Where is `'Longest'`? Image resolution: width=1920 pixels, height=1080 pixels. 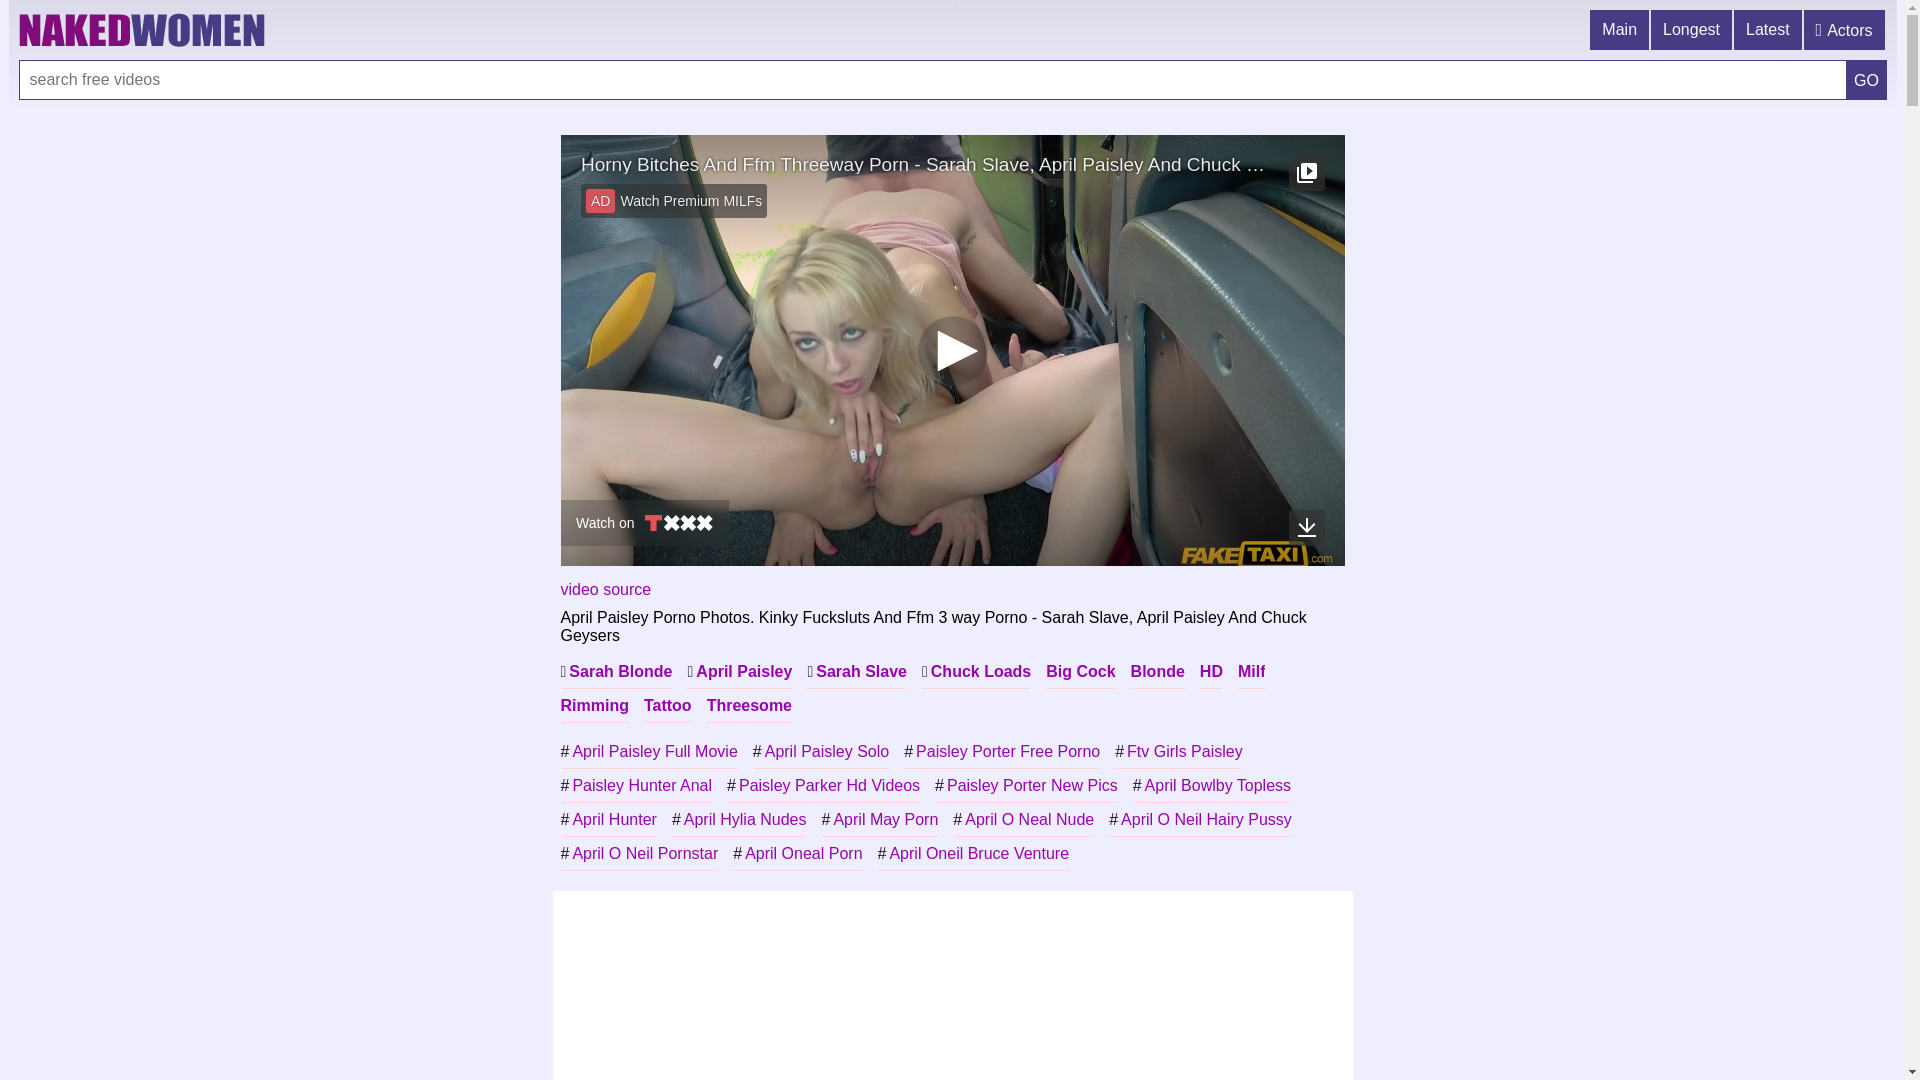 'Longest' is located at coordinates (1691, 30).